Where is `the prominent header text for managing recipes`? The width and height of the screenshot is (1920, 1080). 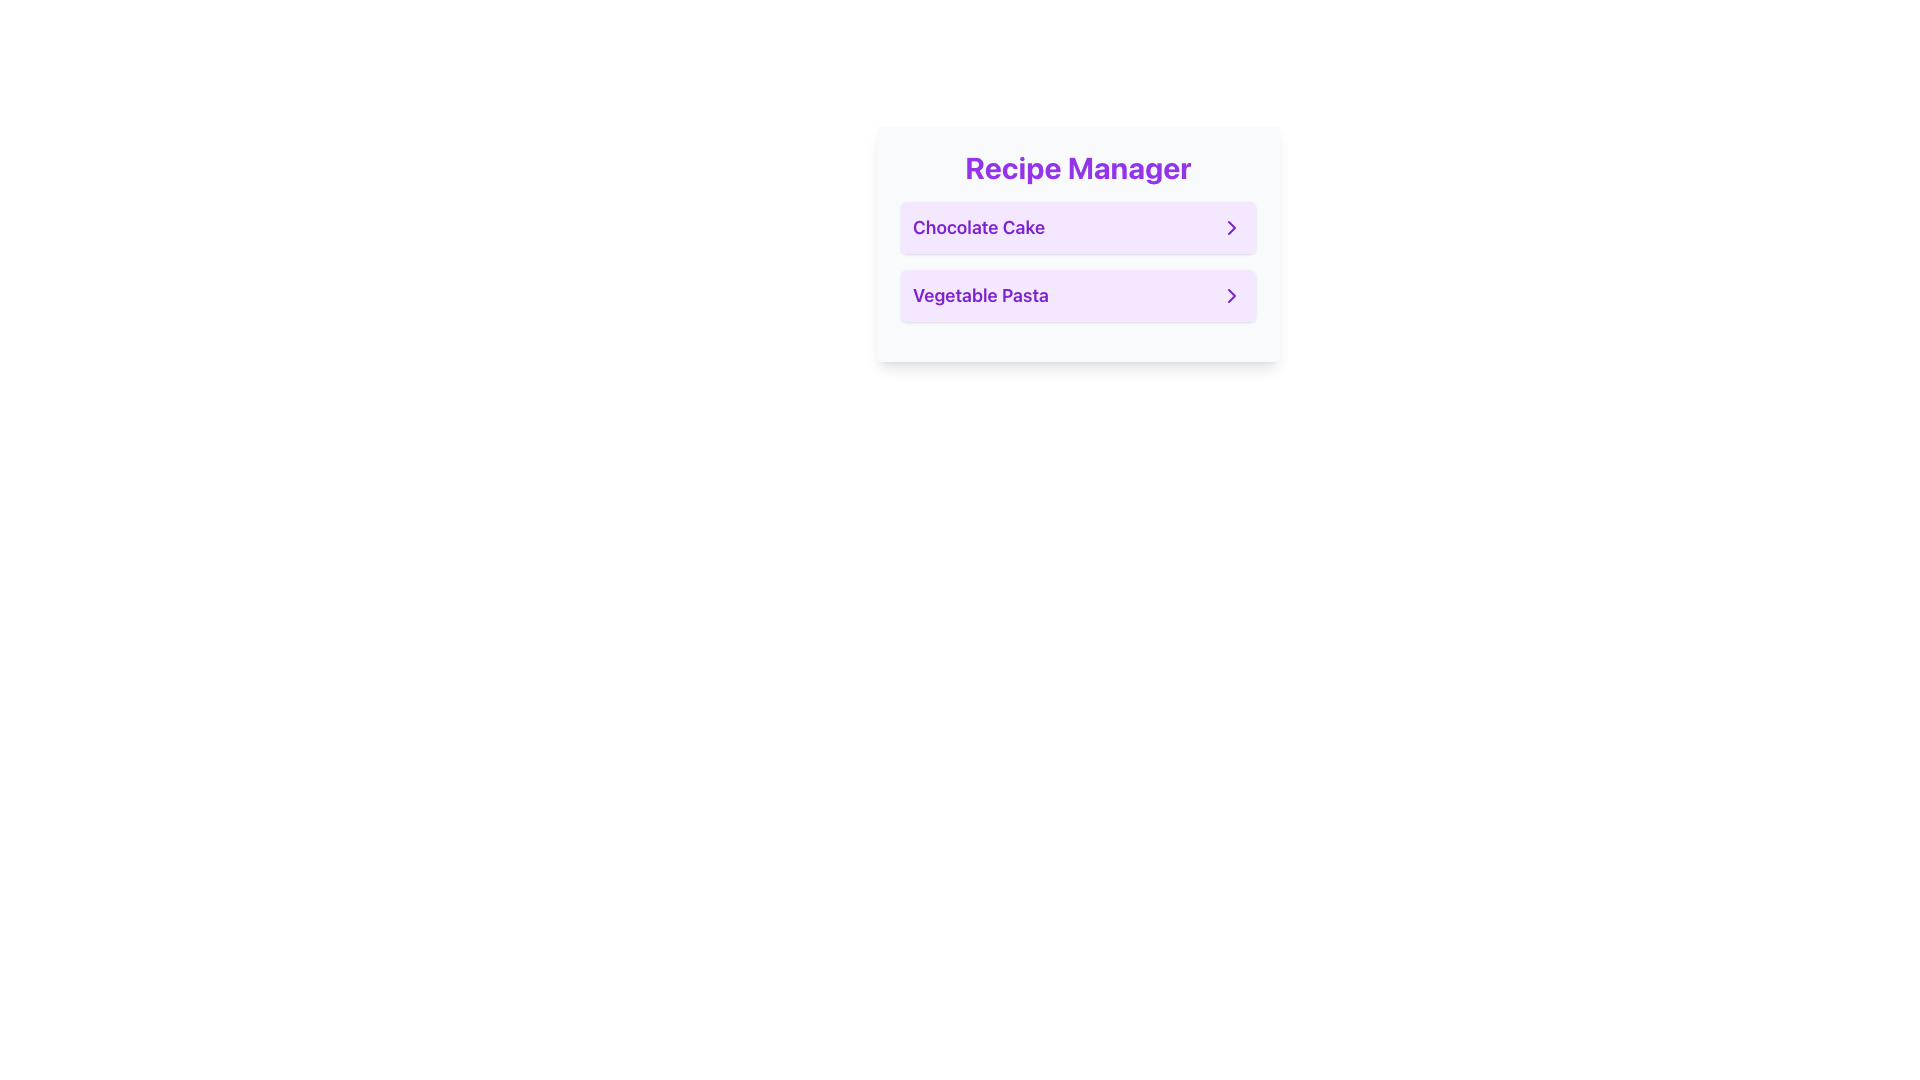 the prominent header text for managing recipes is located at coordinates (1077, 167).